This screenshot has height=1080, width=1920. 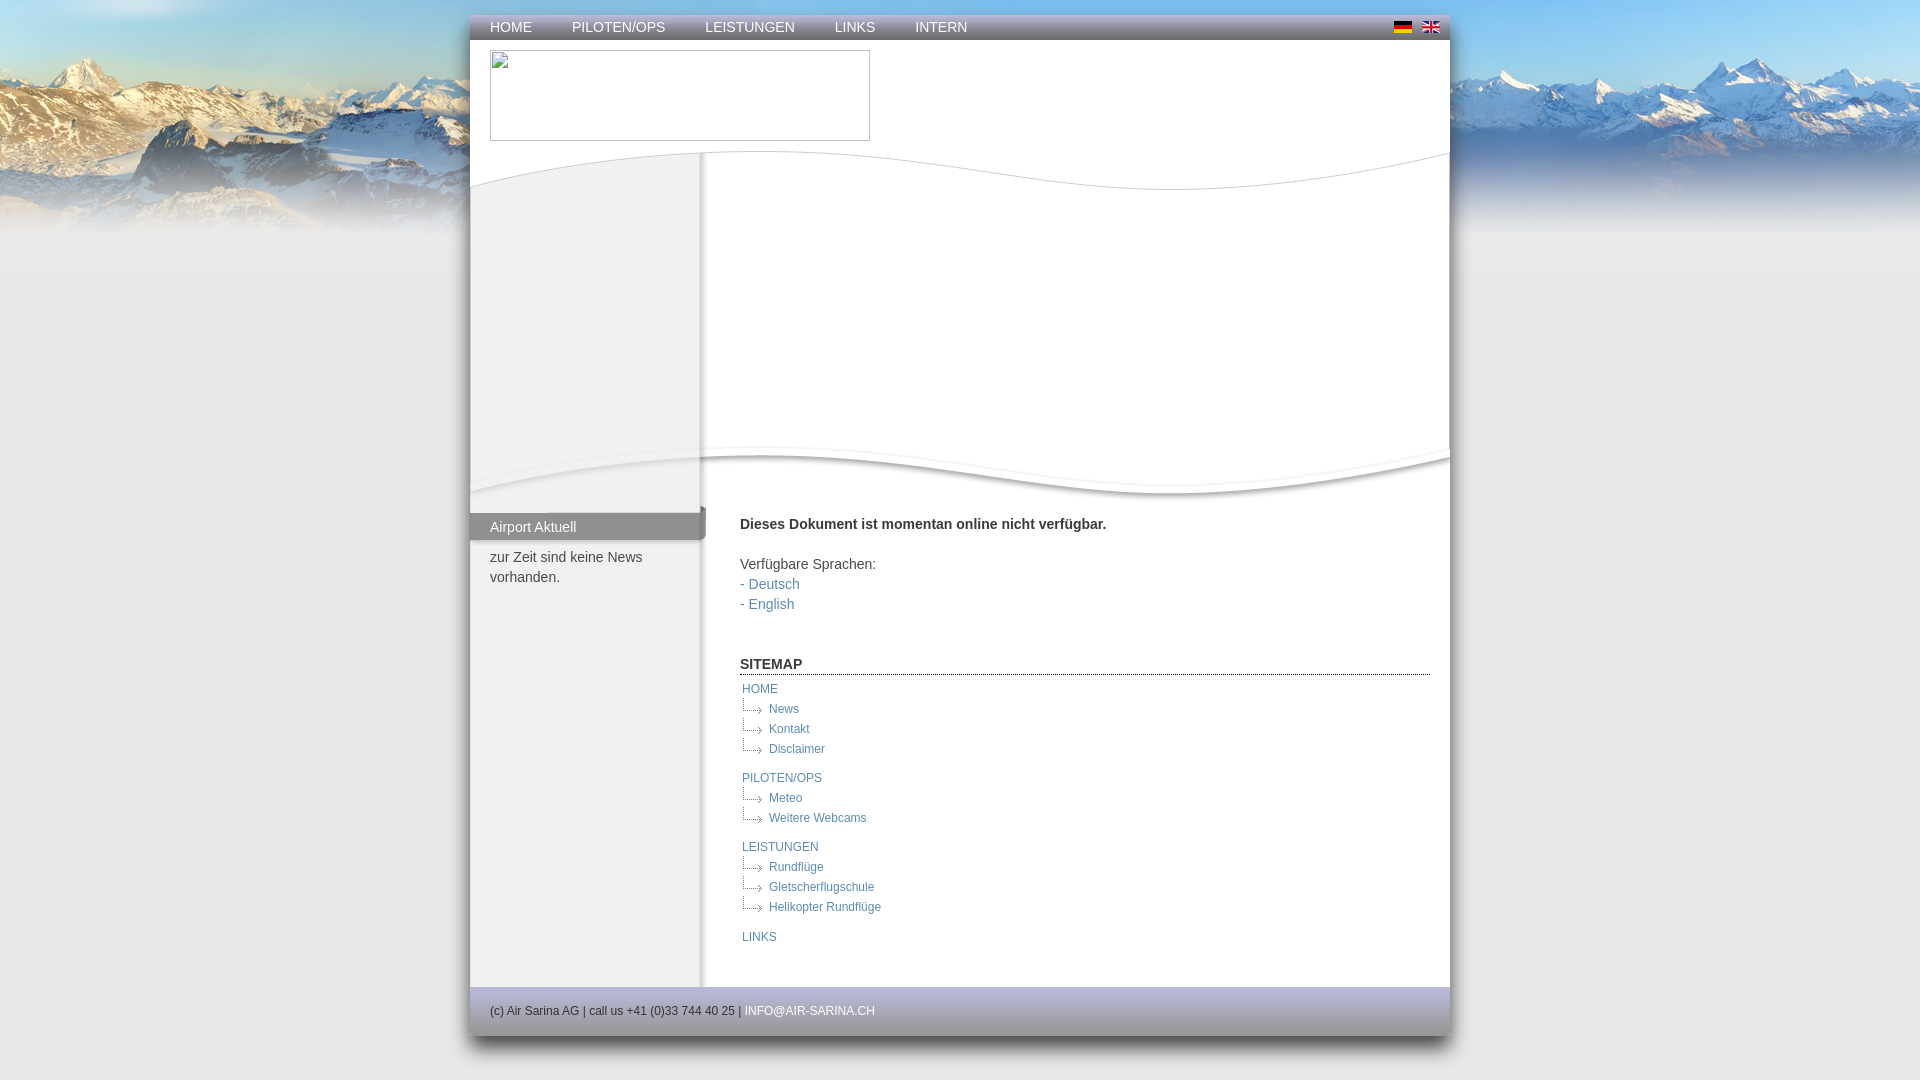 I want to click on 'News', so click(x=781, y=708).